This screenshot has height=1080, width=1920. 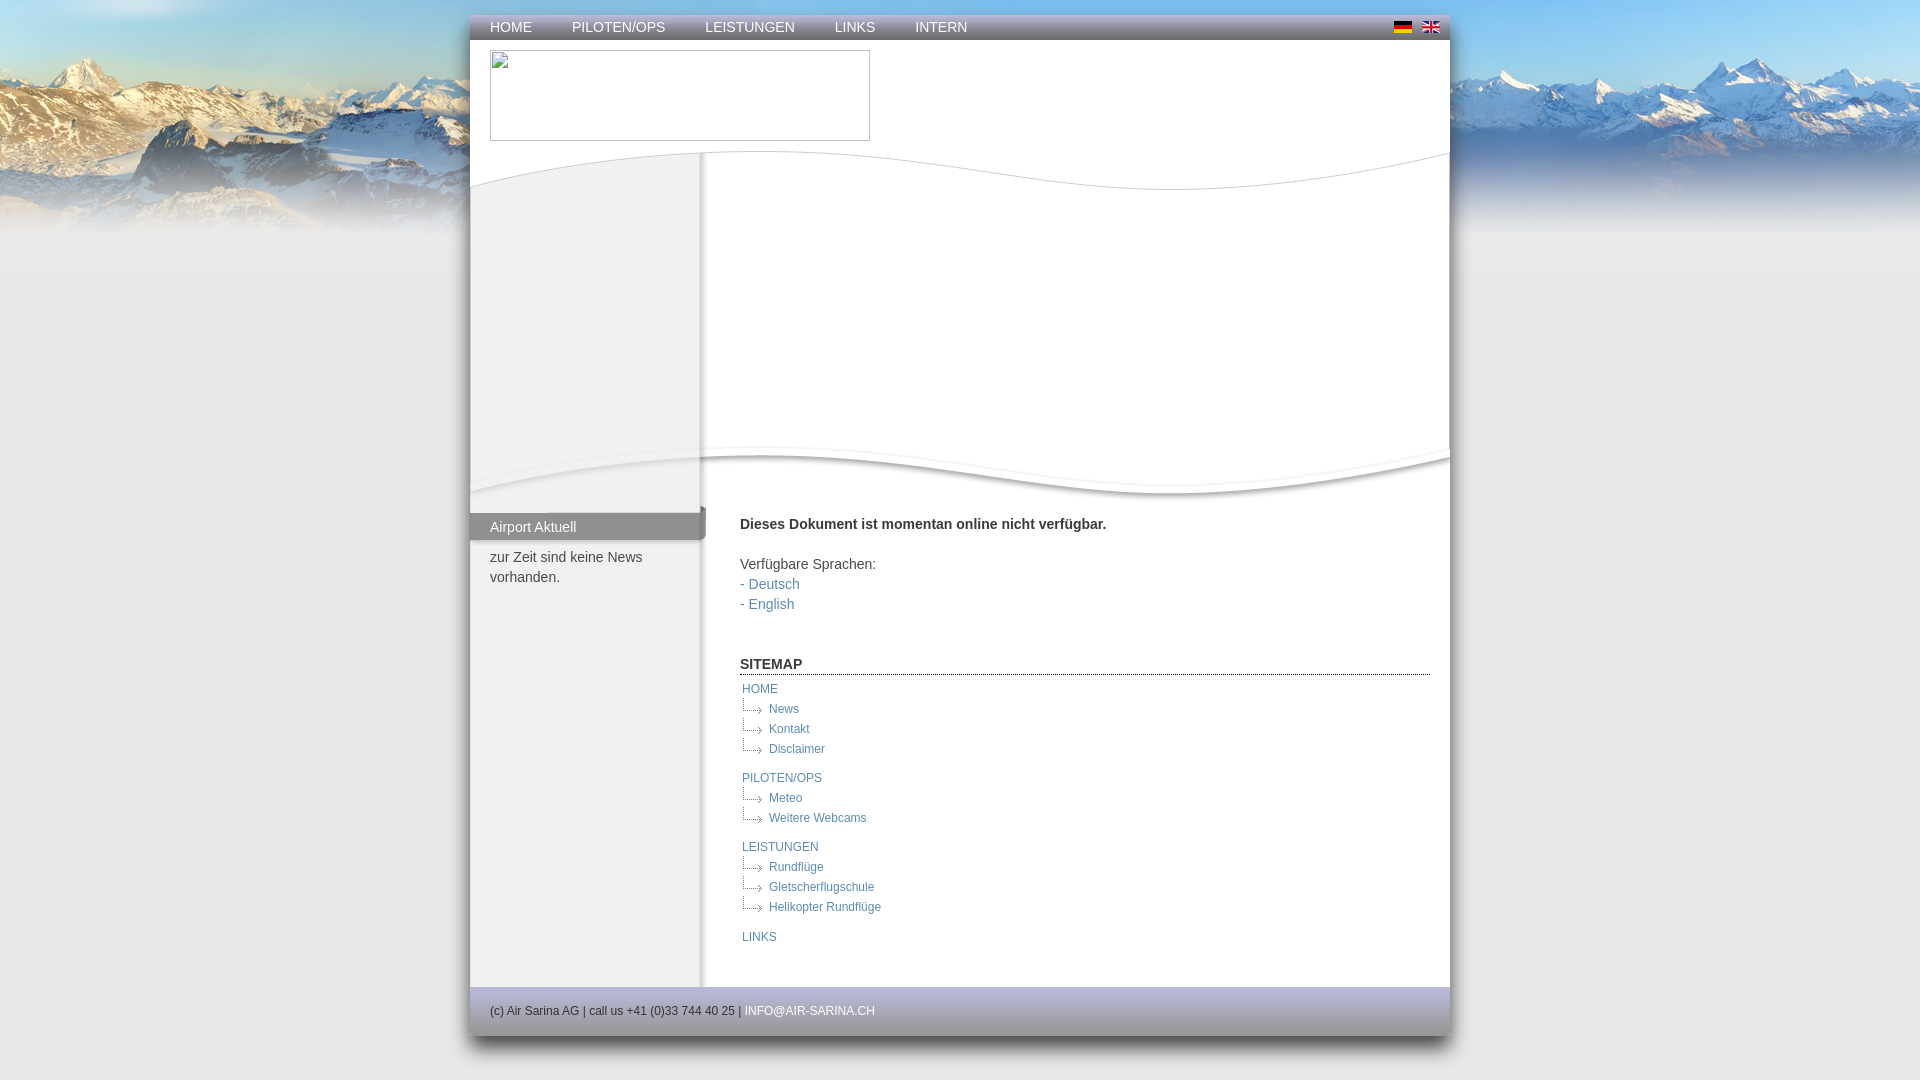 I want to click on 'News', so click(x=781, y=708).